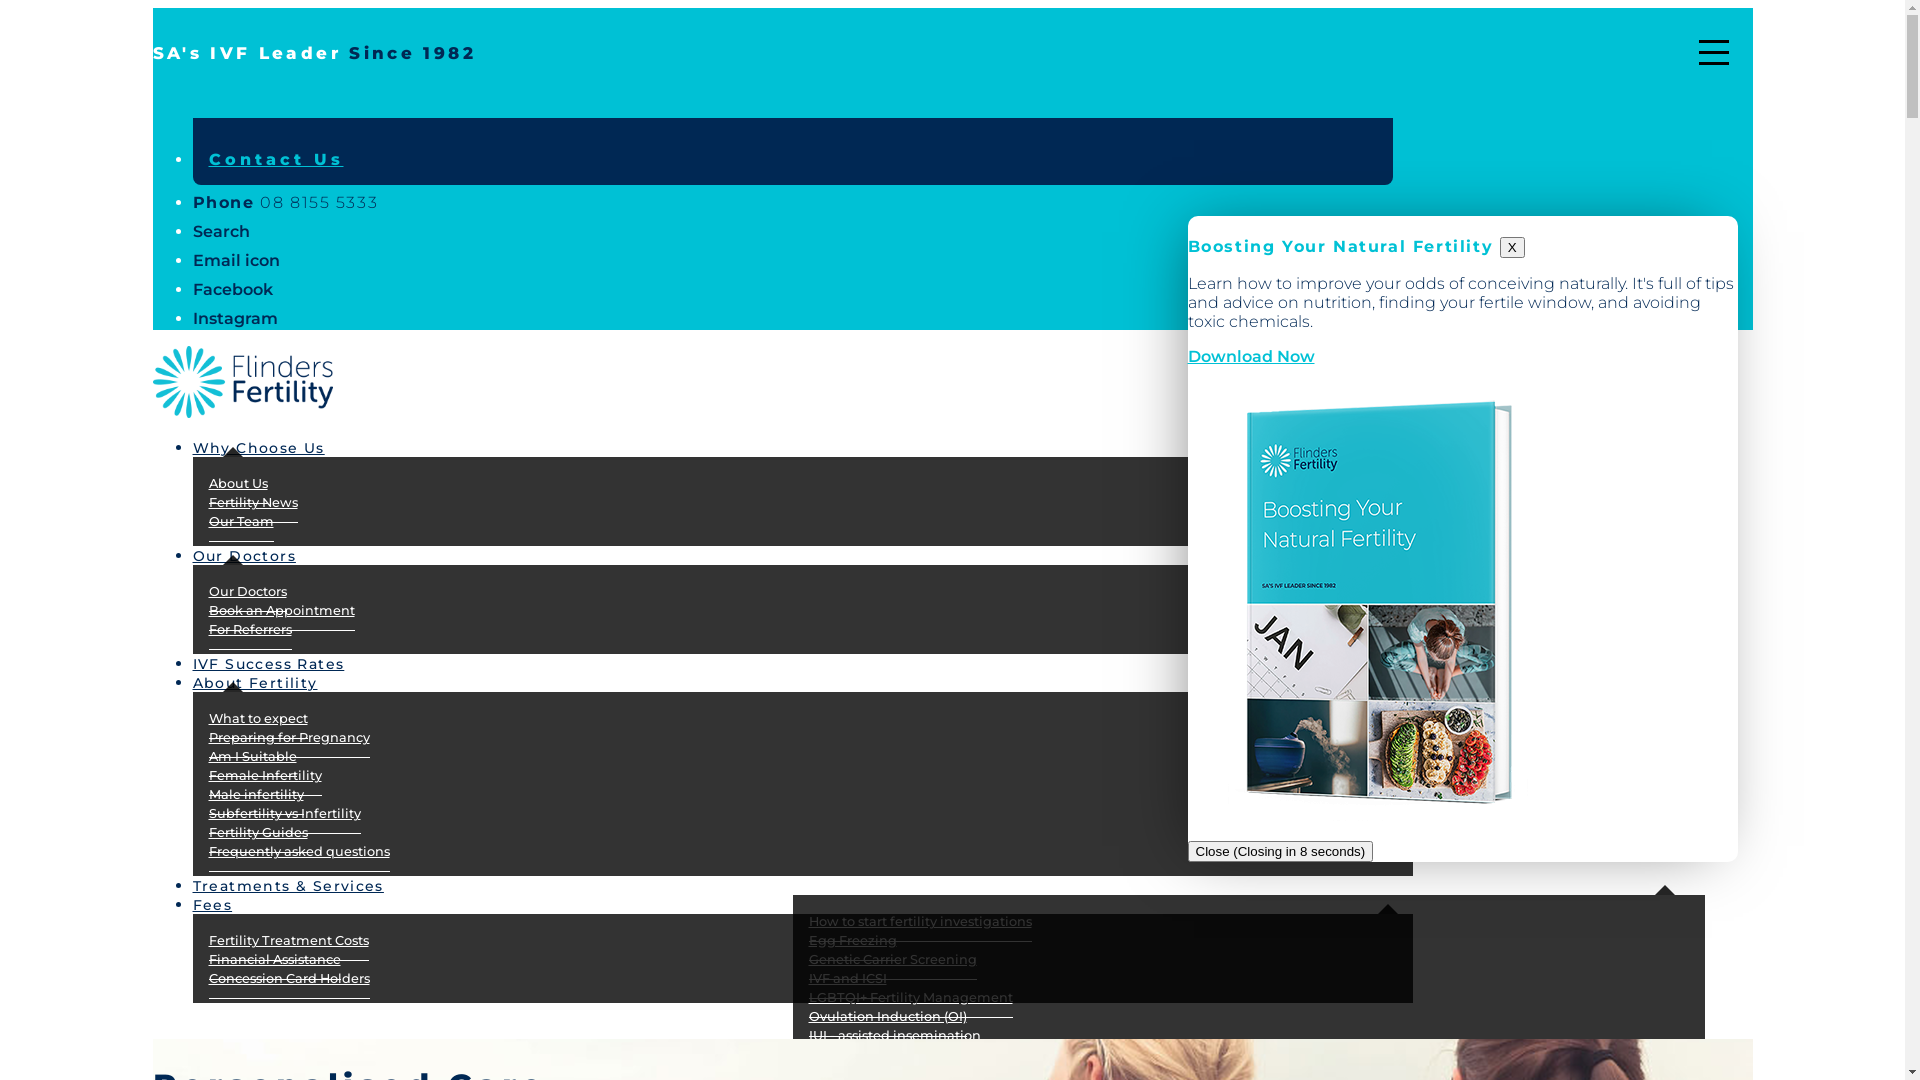 This screenshot has height=1080, width=1920. What do you see at coordinates (207, 520) in the screenshot?
I see `'Our Team'` at bounding box center [207, 520].